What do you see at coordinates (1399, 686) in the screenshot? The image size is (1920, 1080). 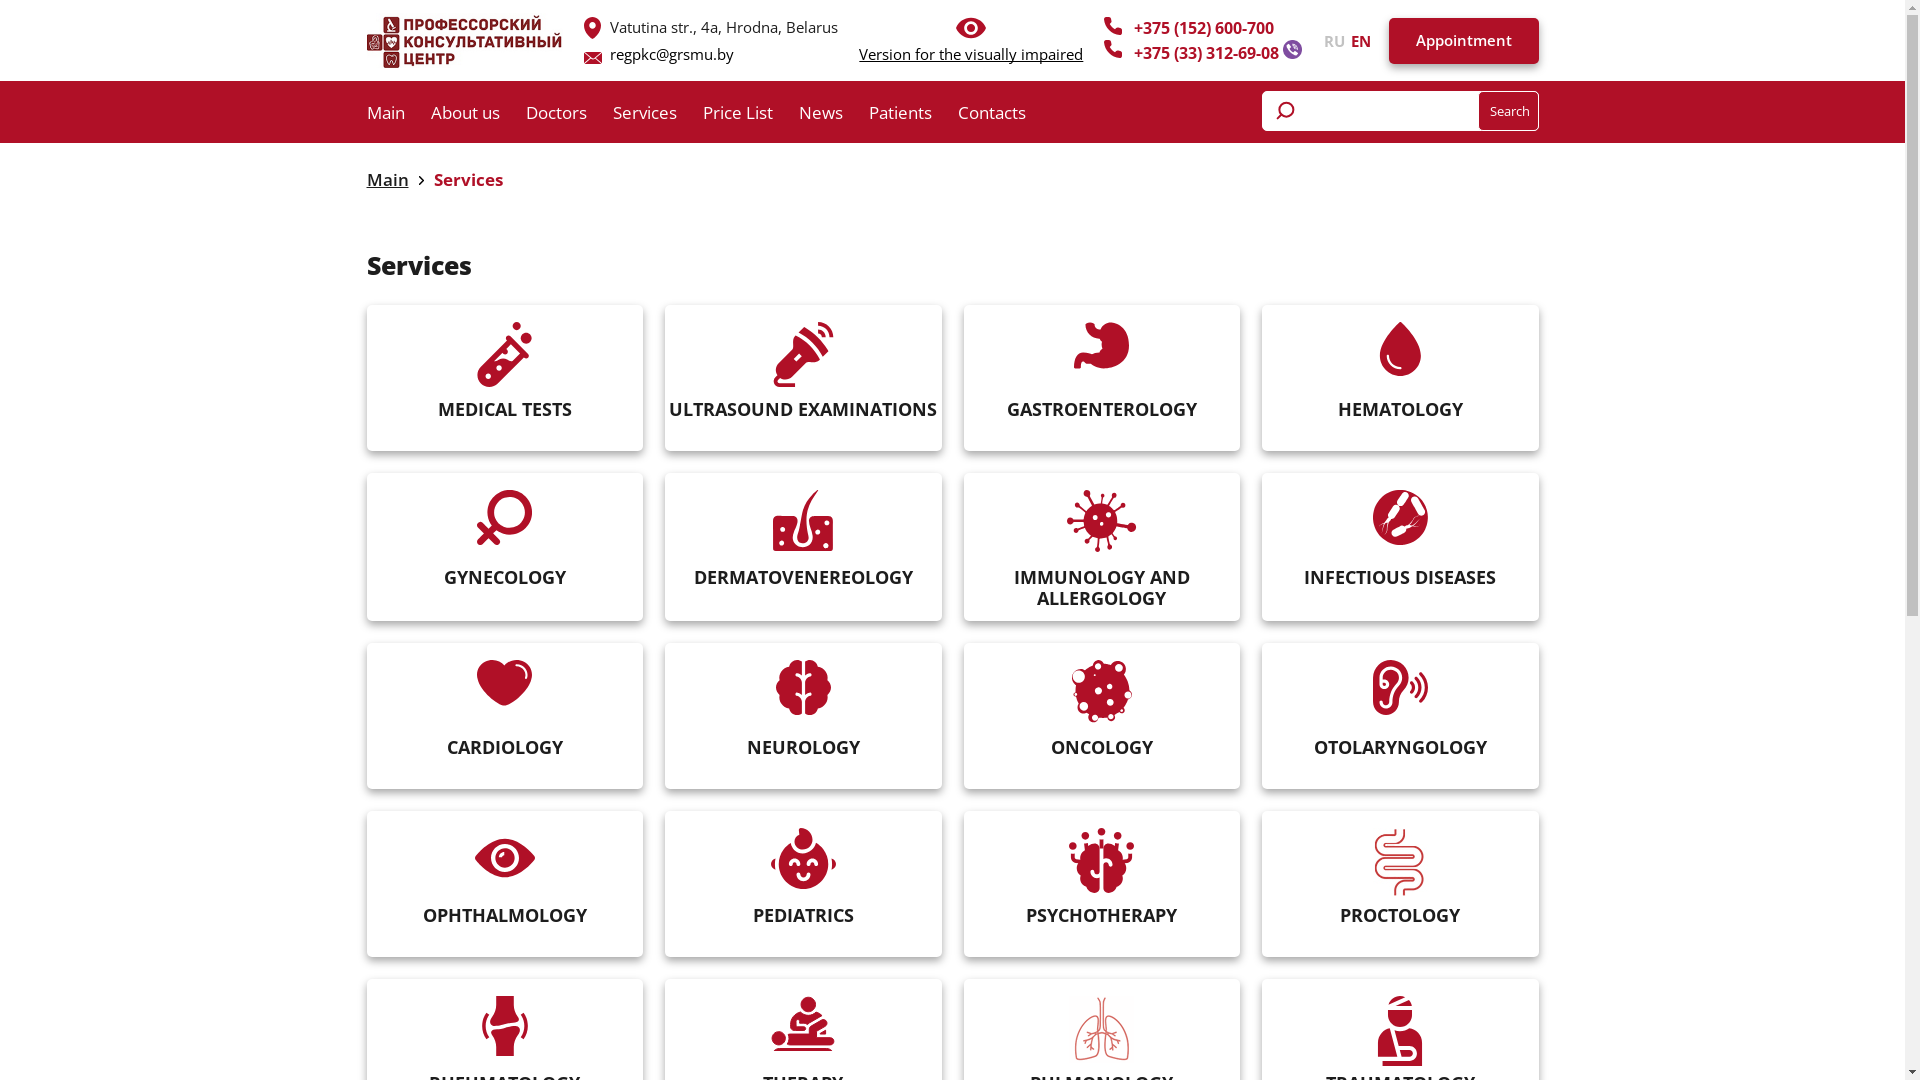 I see `'Otolaryngology'` at bounding box center [1399, 686].